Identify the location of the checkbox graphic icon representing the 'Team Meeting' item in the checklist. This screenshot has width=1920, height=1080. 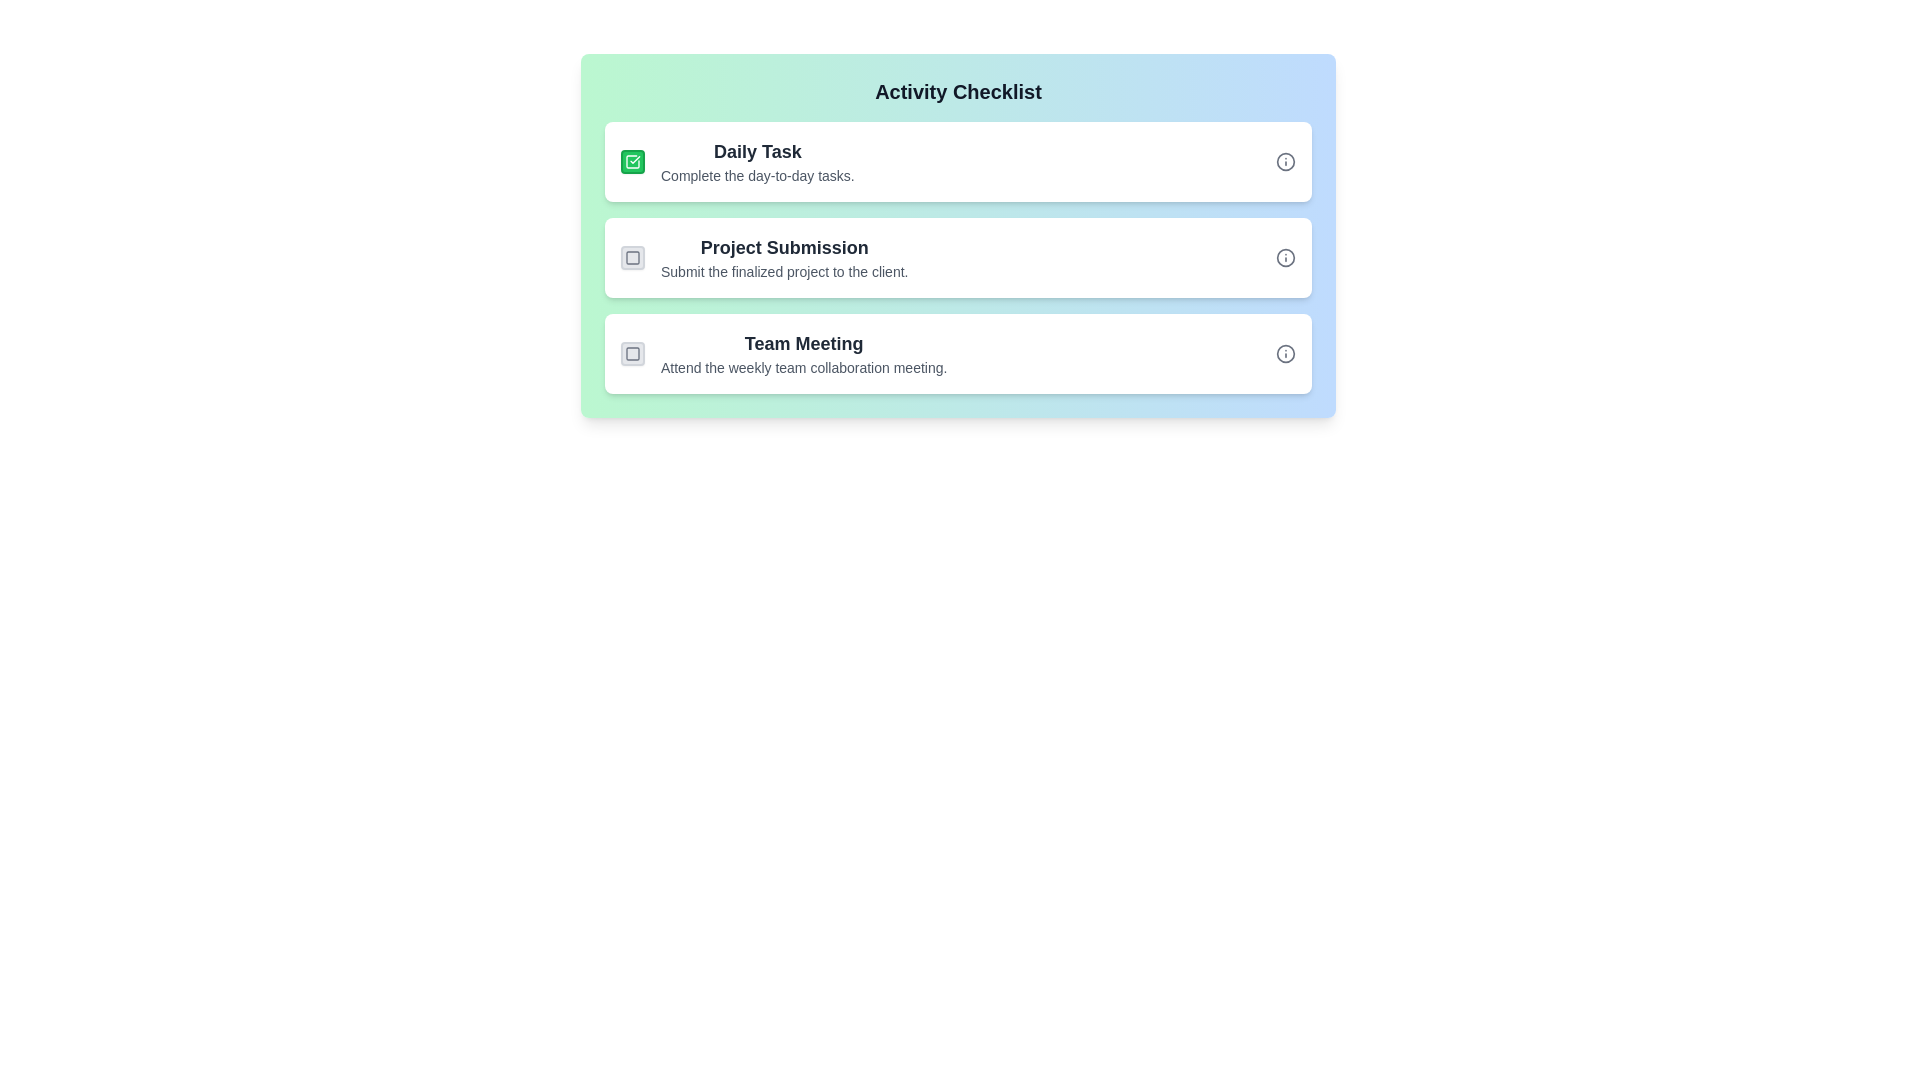
(632, 353).